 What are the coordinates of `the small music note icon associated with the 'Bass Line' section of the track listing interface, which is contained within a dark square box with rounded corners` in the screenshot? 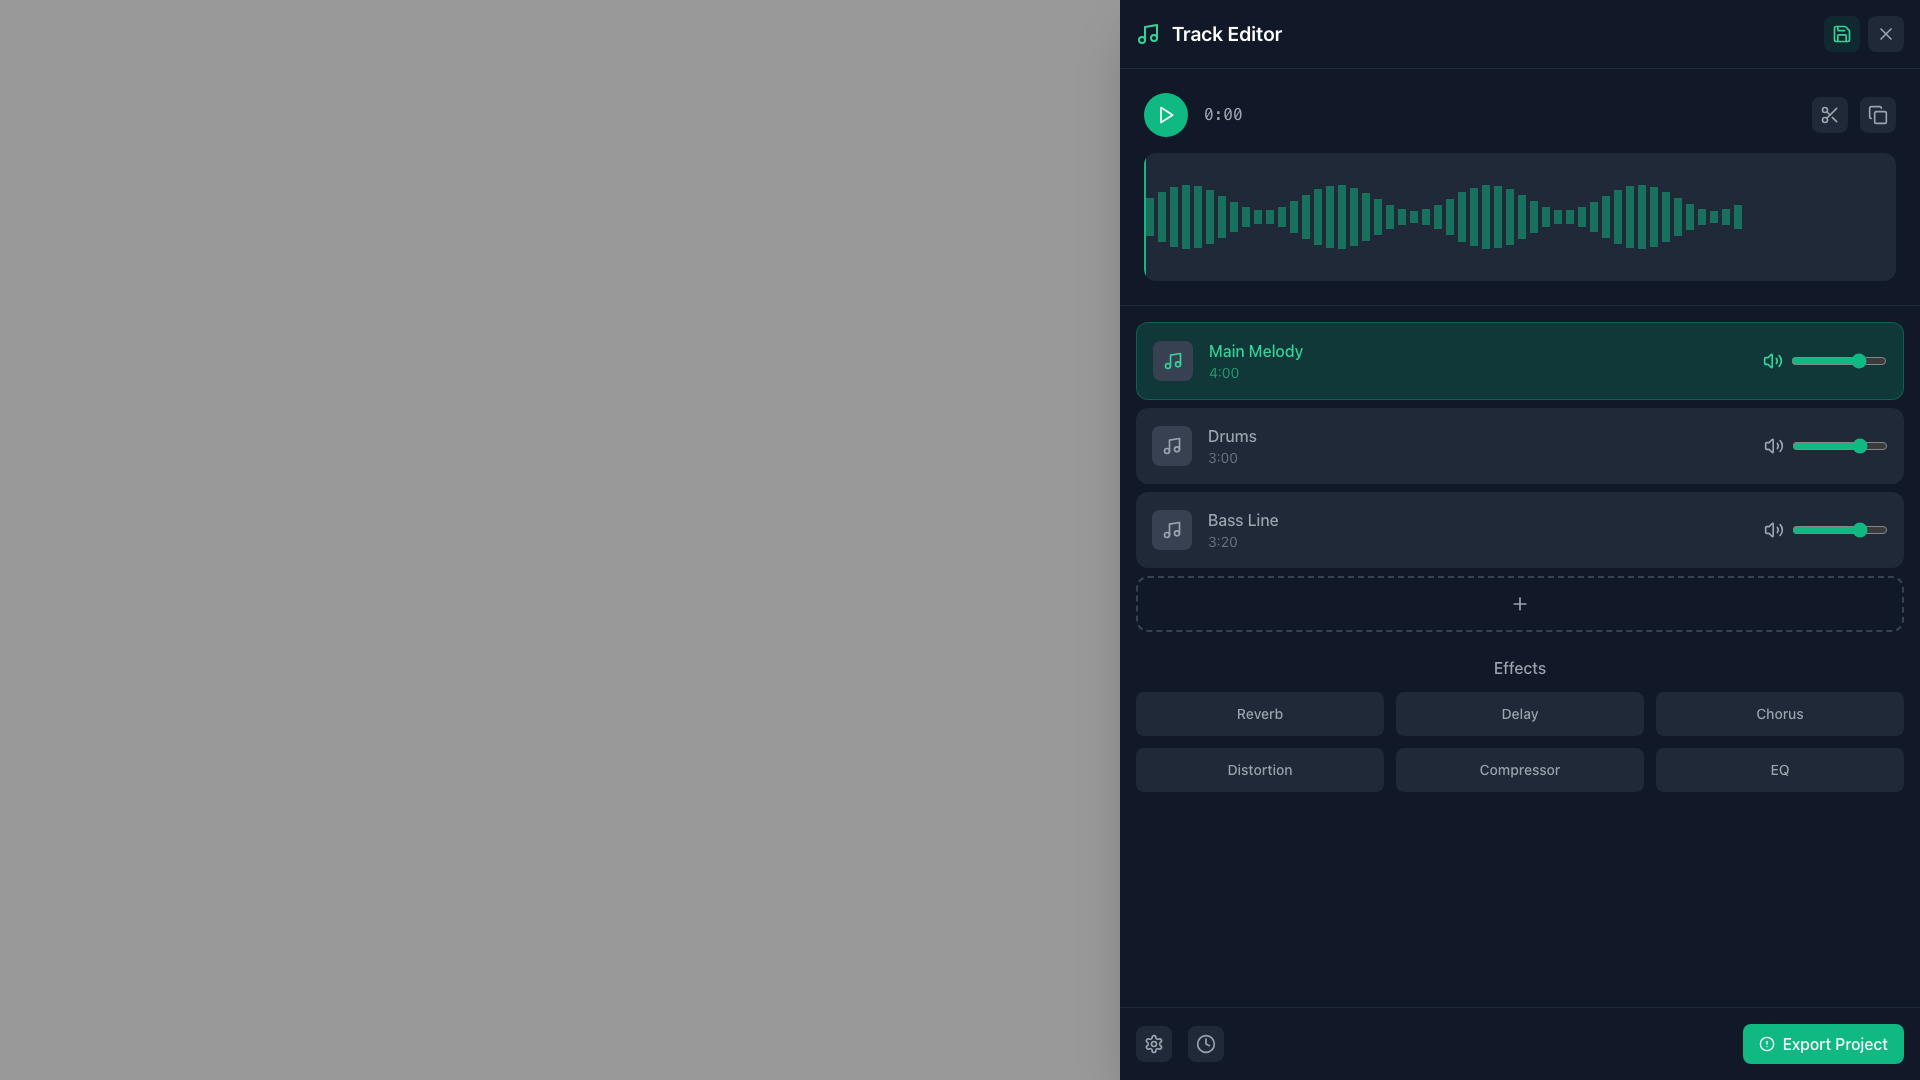 It's located at (1171, 528).